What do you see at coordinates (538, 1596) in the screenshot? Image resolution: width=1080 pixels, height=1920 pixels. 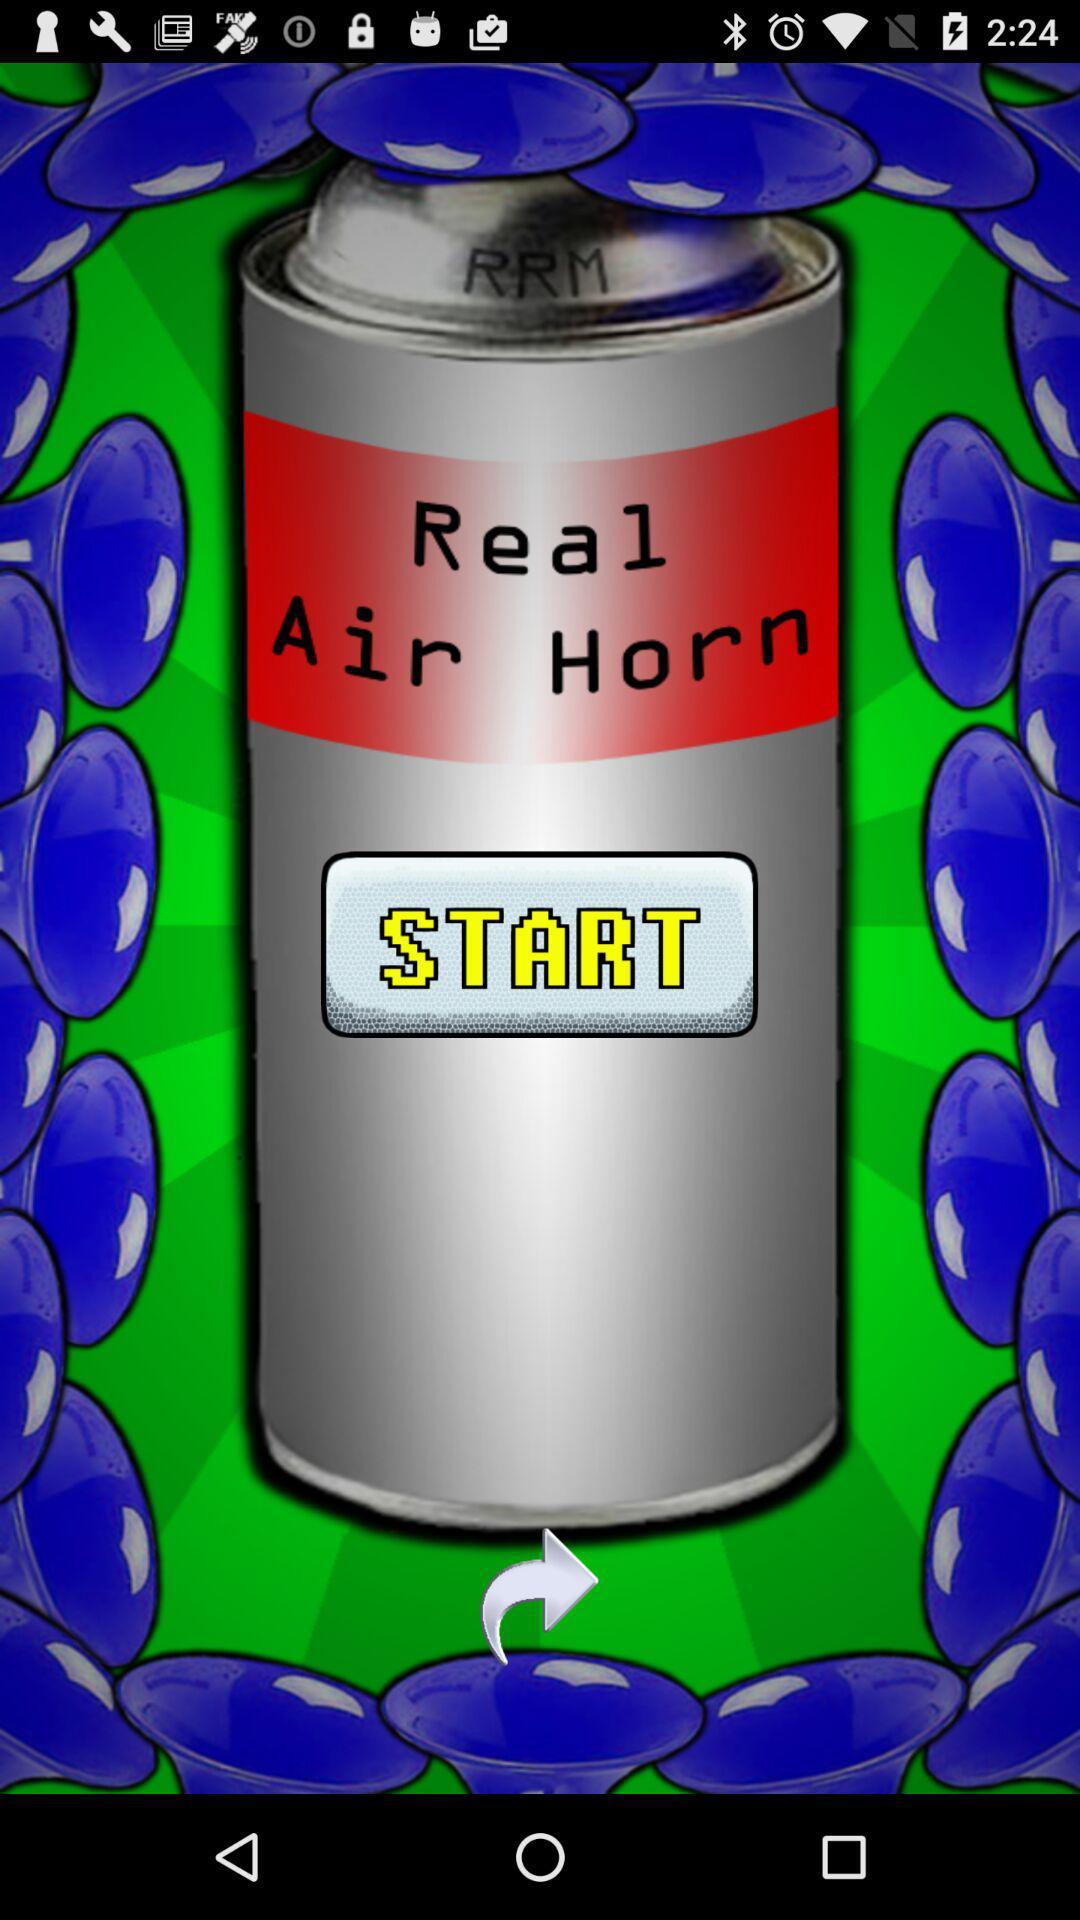 I see `the icon at the bottom` at bounding box center [538, 1596].